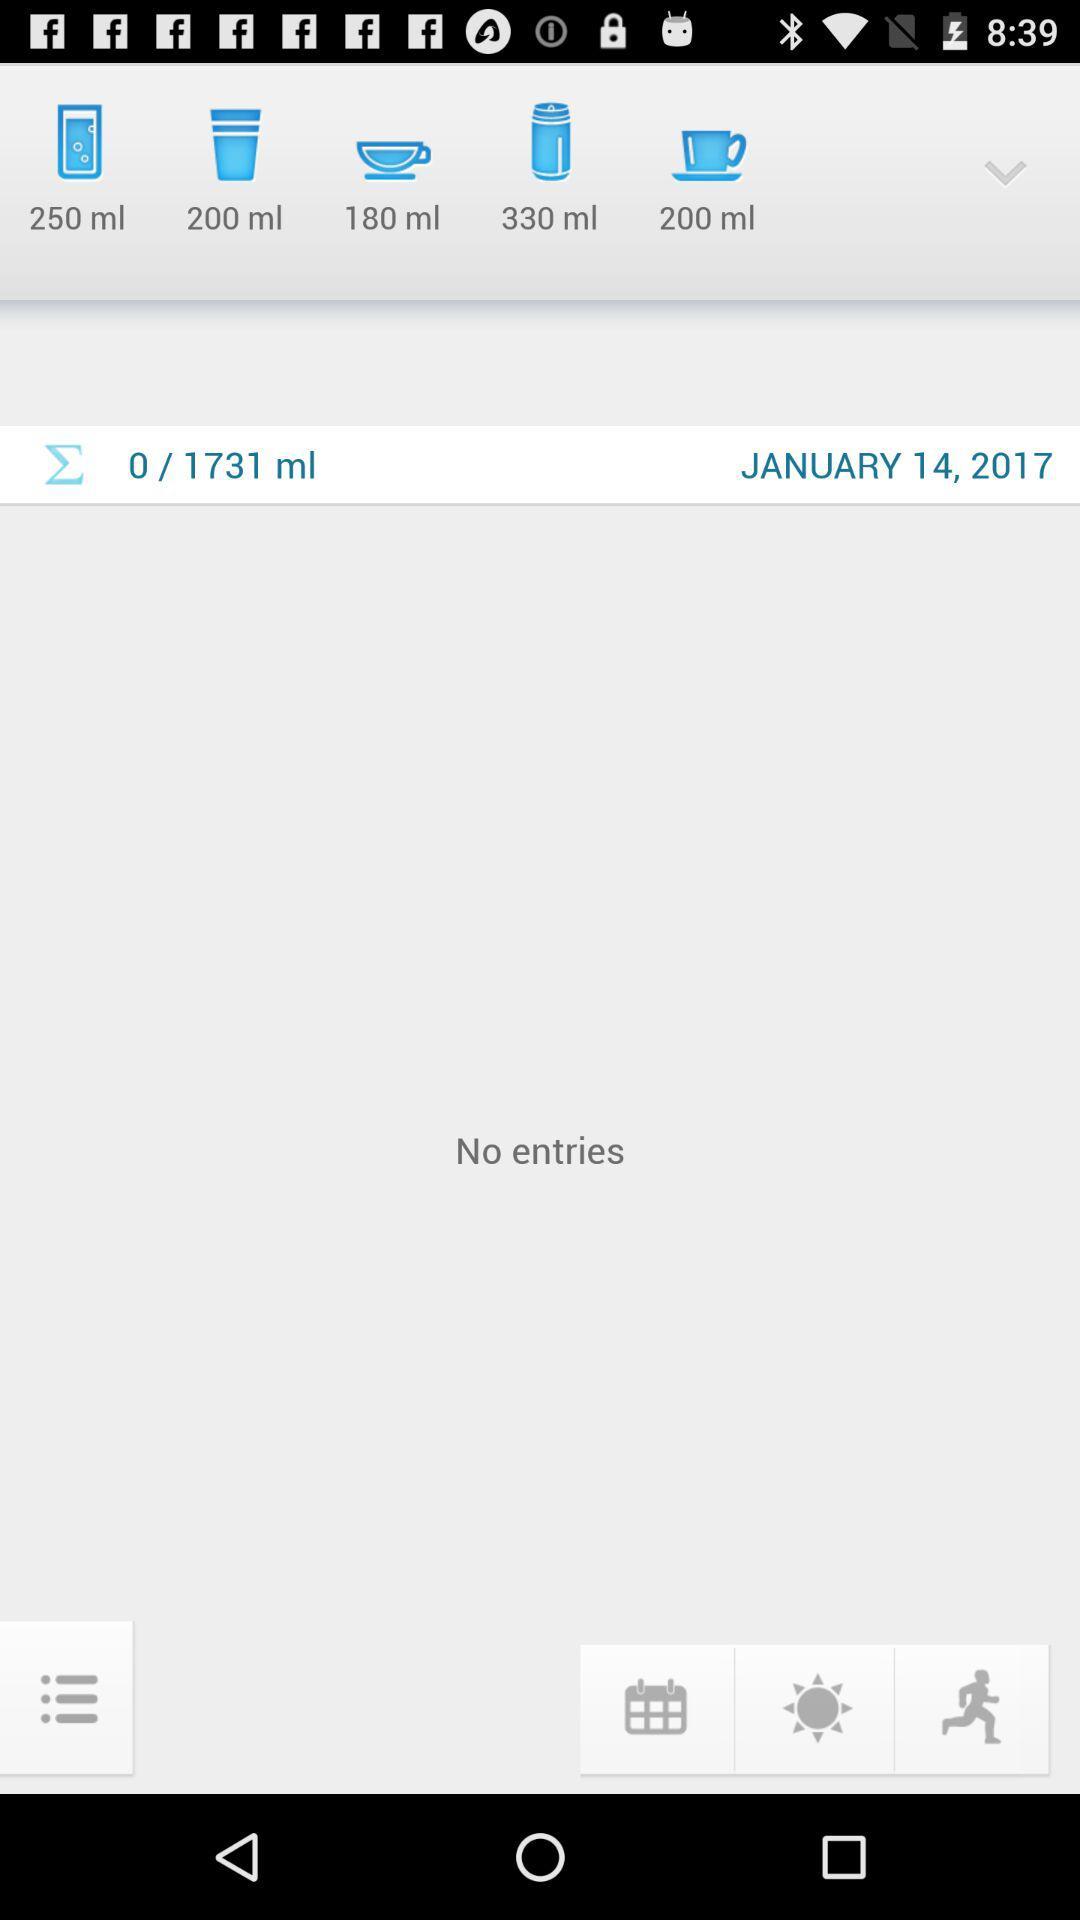 The image size is (1080, 1920). Describe the element at coordinates (1005, 185) in the screenshot. I see `the expand_more icon` at that location.